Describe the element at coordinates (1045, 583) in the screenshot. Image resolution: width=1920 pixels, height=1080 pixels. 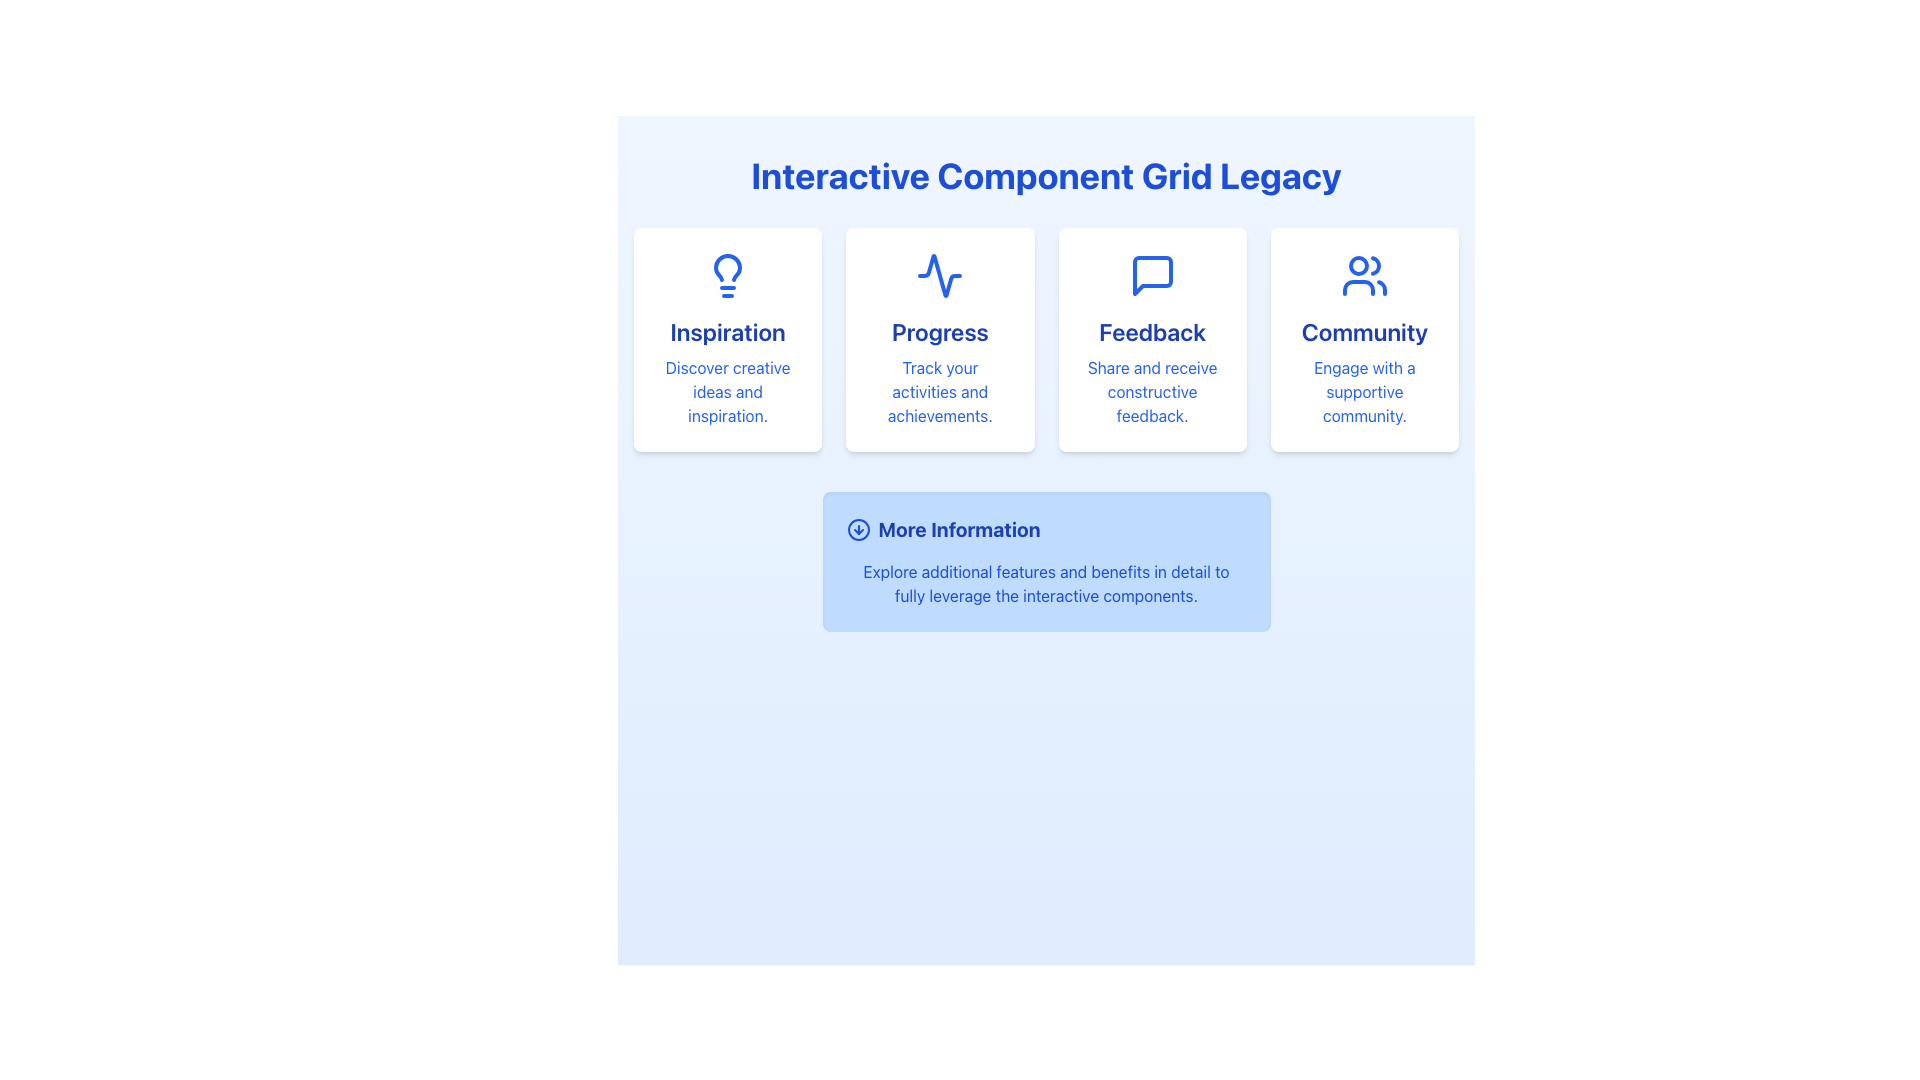
I see `the text element providing additional detailed context to the 'More Information' section, which is positioned below the bold 'More Information' heading and icon in a blue box` at that location.